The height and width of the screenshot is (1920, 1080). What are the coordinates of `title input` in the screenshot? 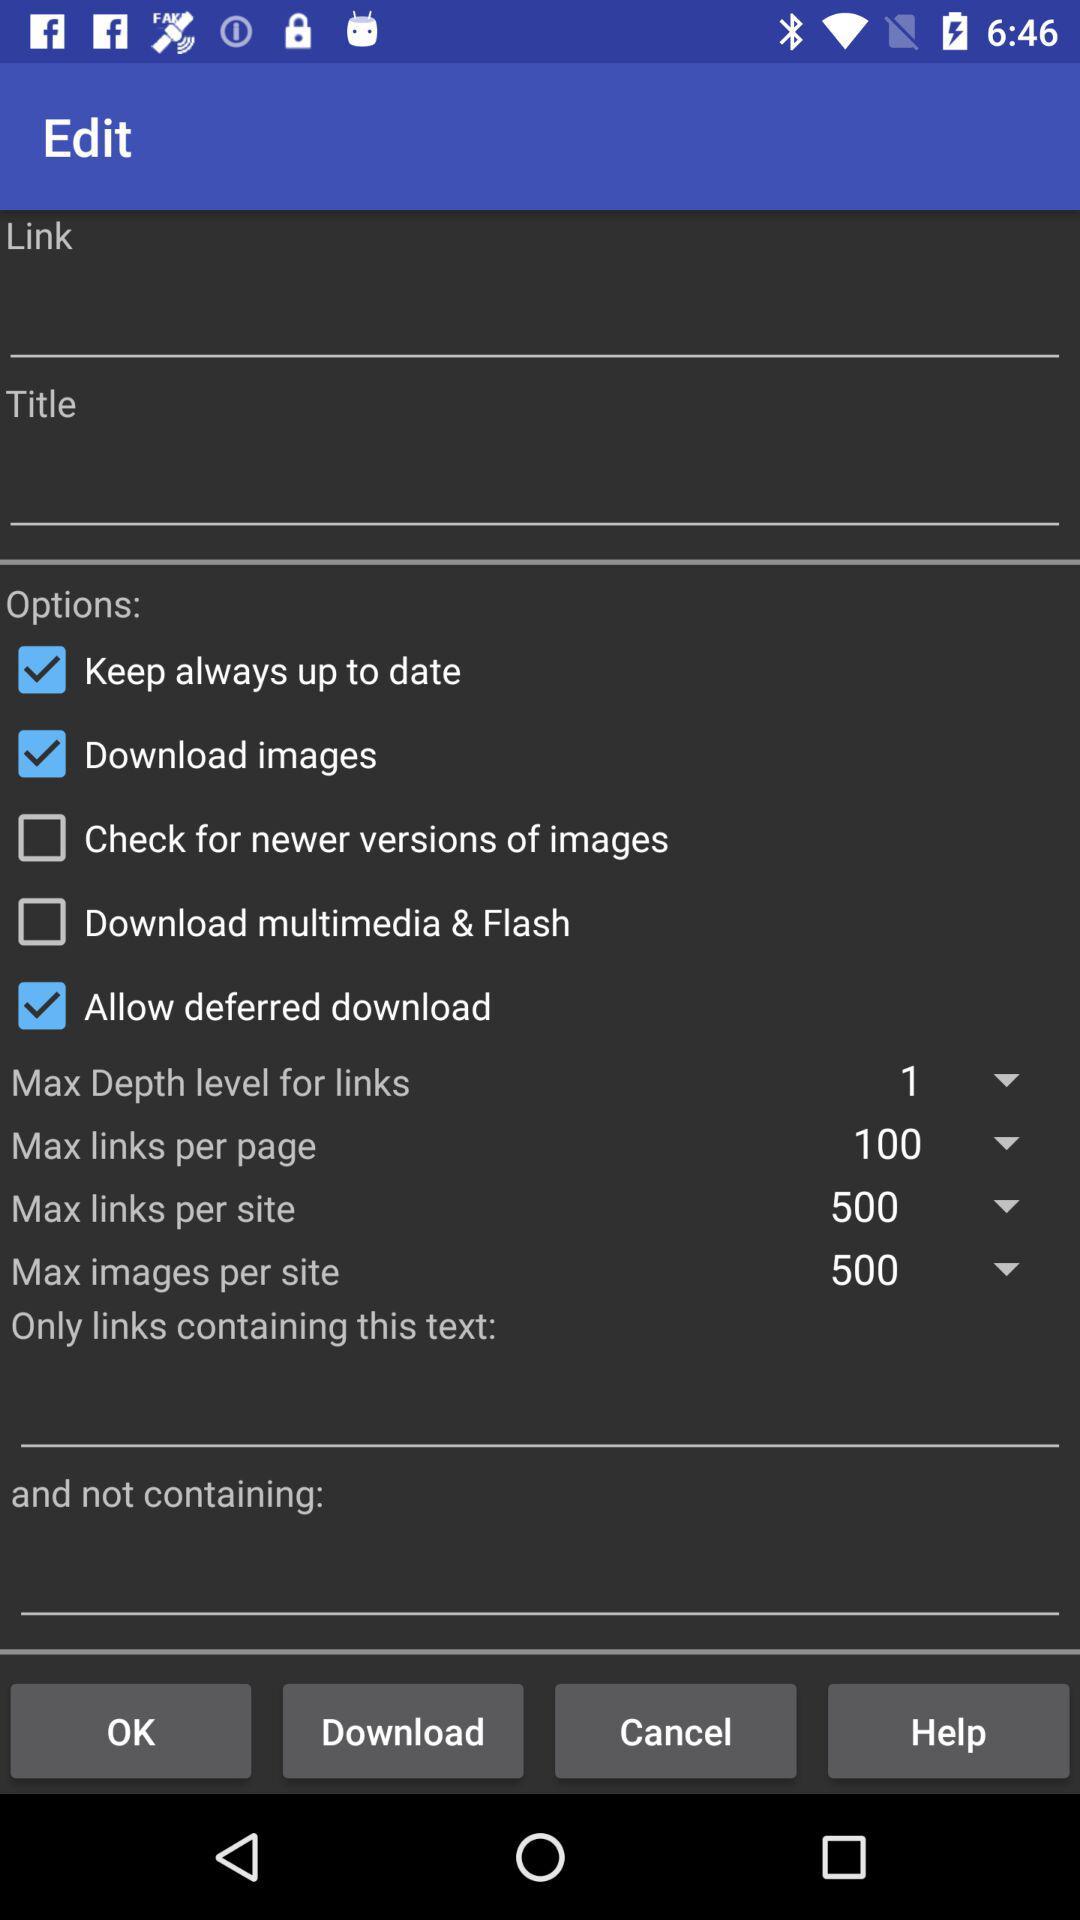 It's located at (533, 486).